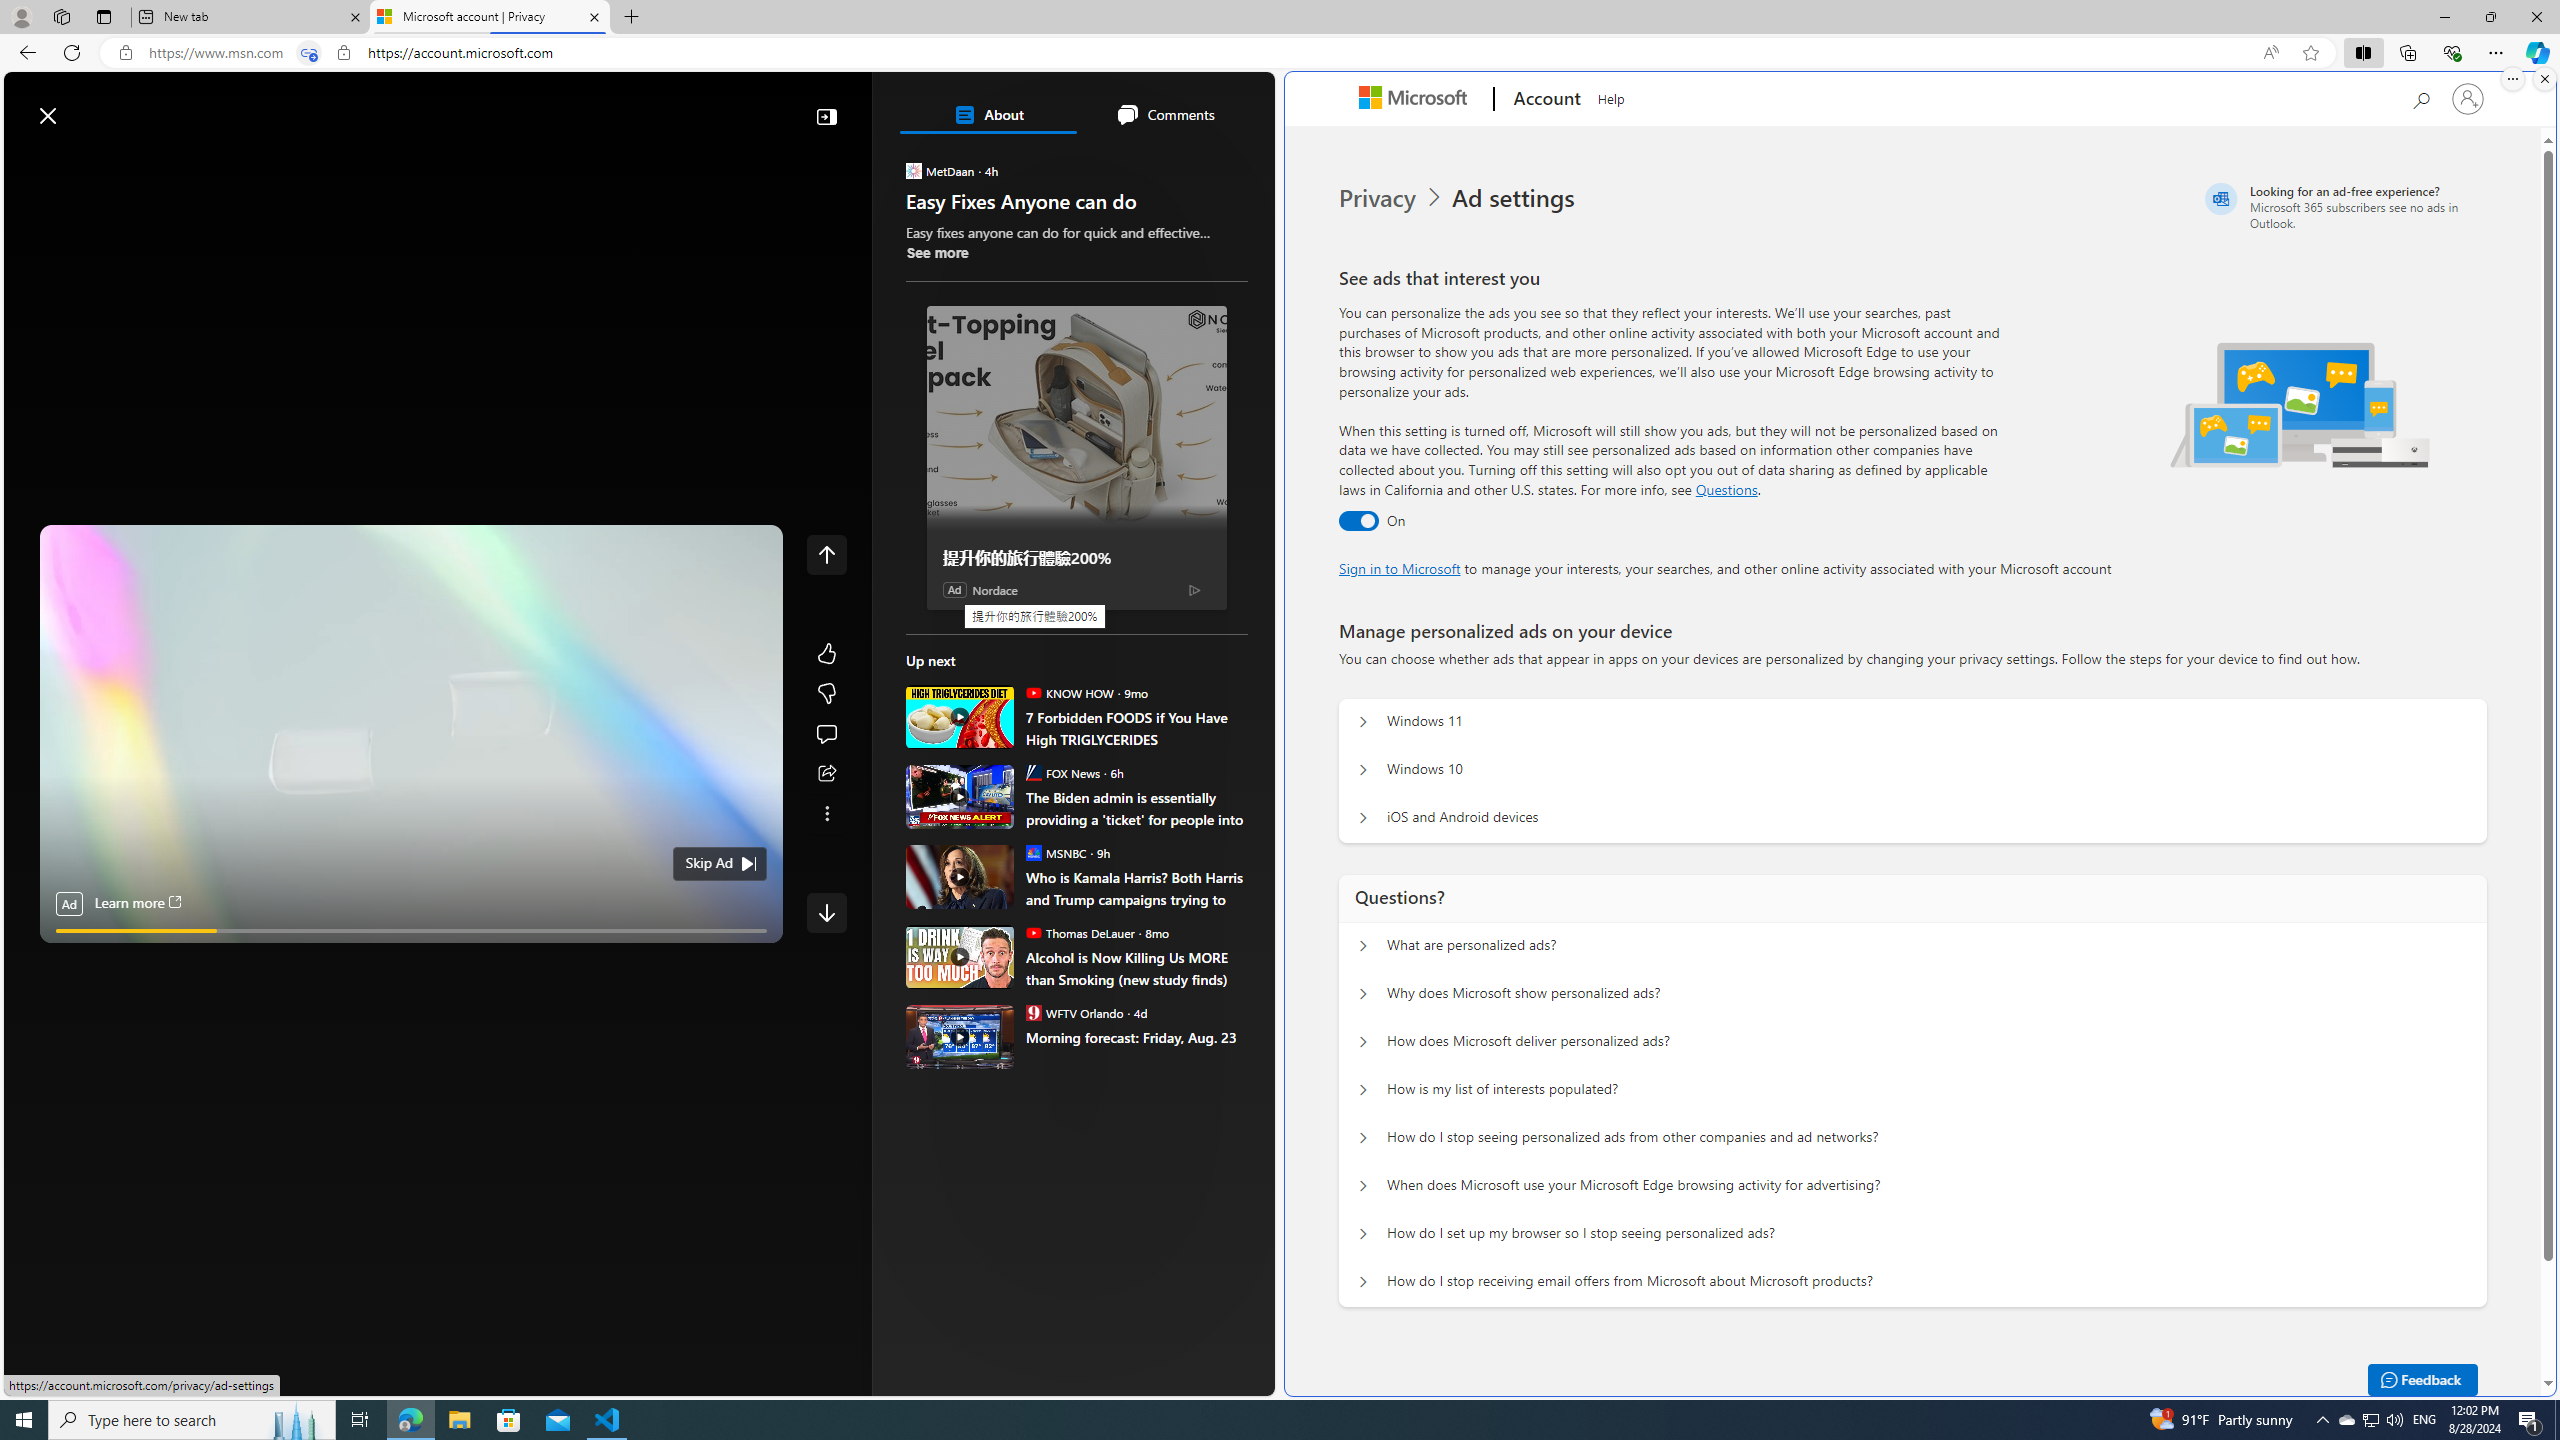  What do you see at coordinates (1362, 721) in the screenshot?
I see `'Manage personalized ads on your device Windows 11'` at bounding box center [1362, 721].